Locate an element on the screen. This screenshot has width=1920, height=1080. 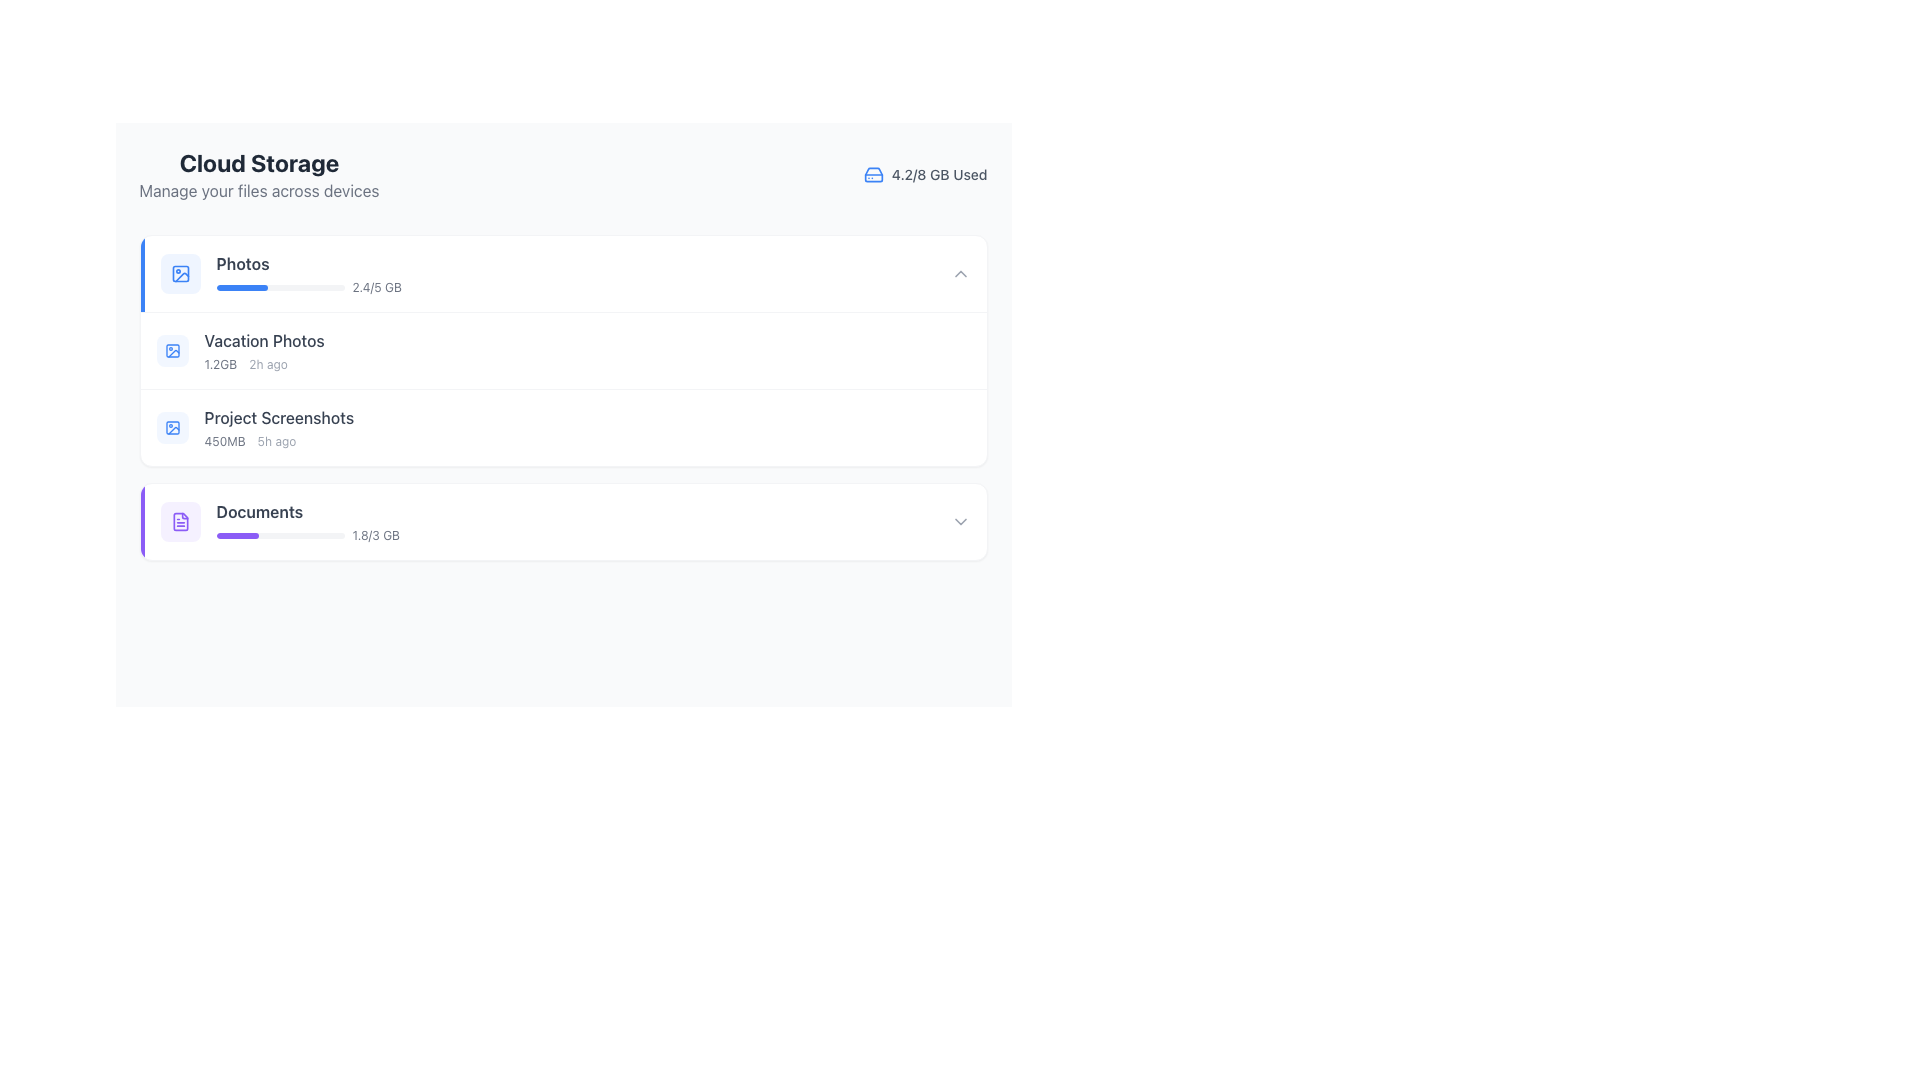
text from the small gray text block displaying '2.4/5 GB' located in the 'Photos' section, which appears to the right of the horizontal progress bar is located at coordinates (377, 288).